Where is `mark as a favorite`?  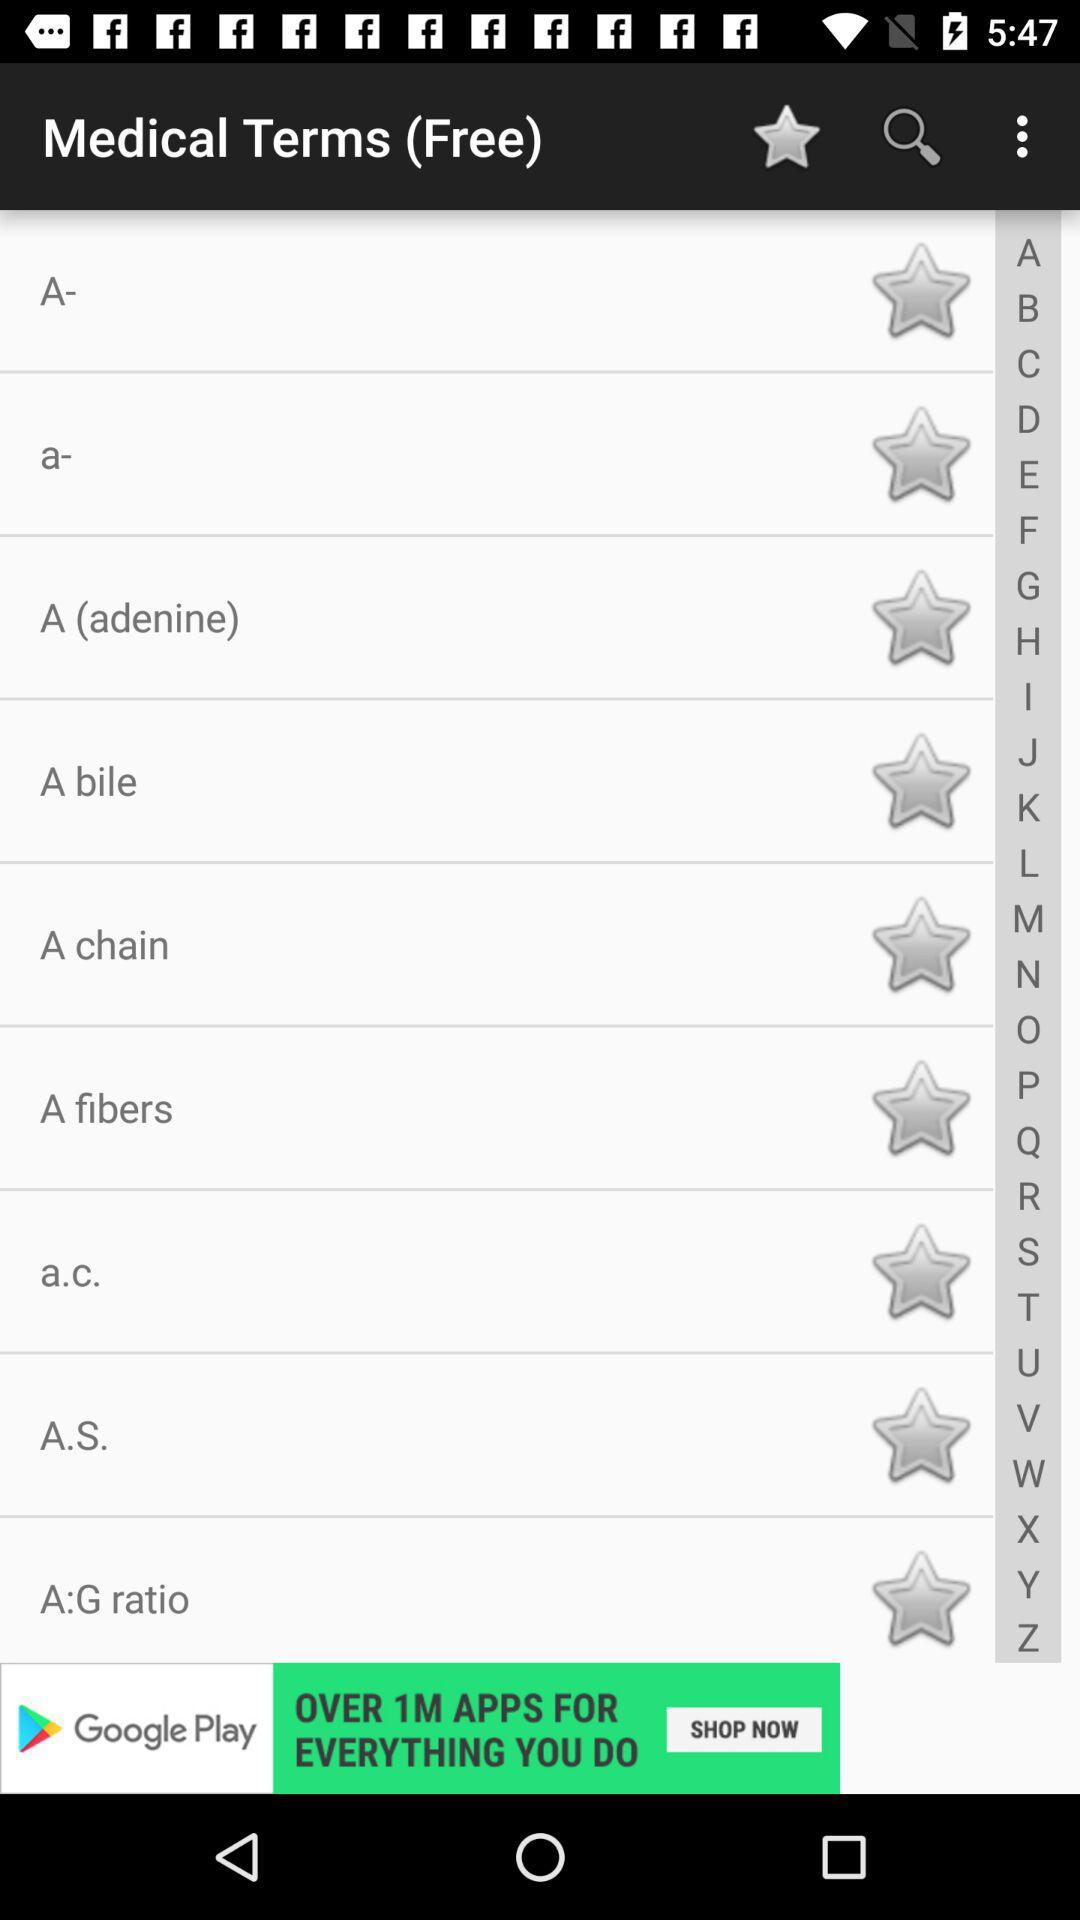 mark as a favorite is located at coordinates (920, 616).